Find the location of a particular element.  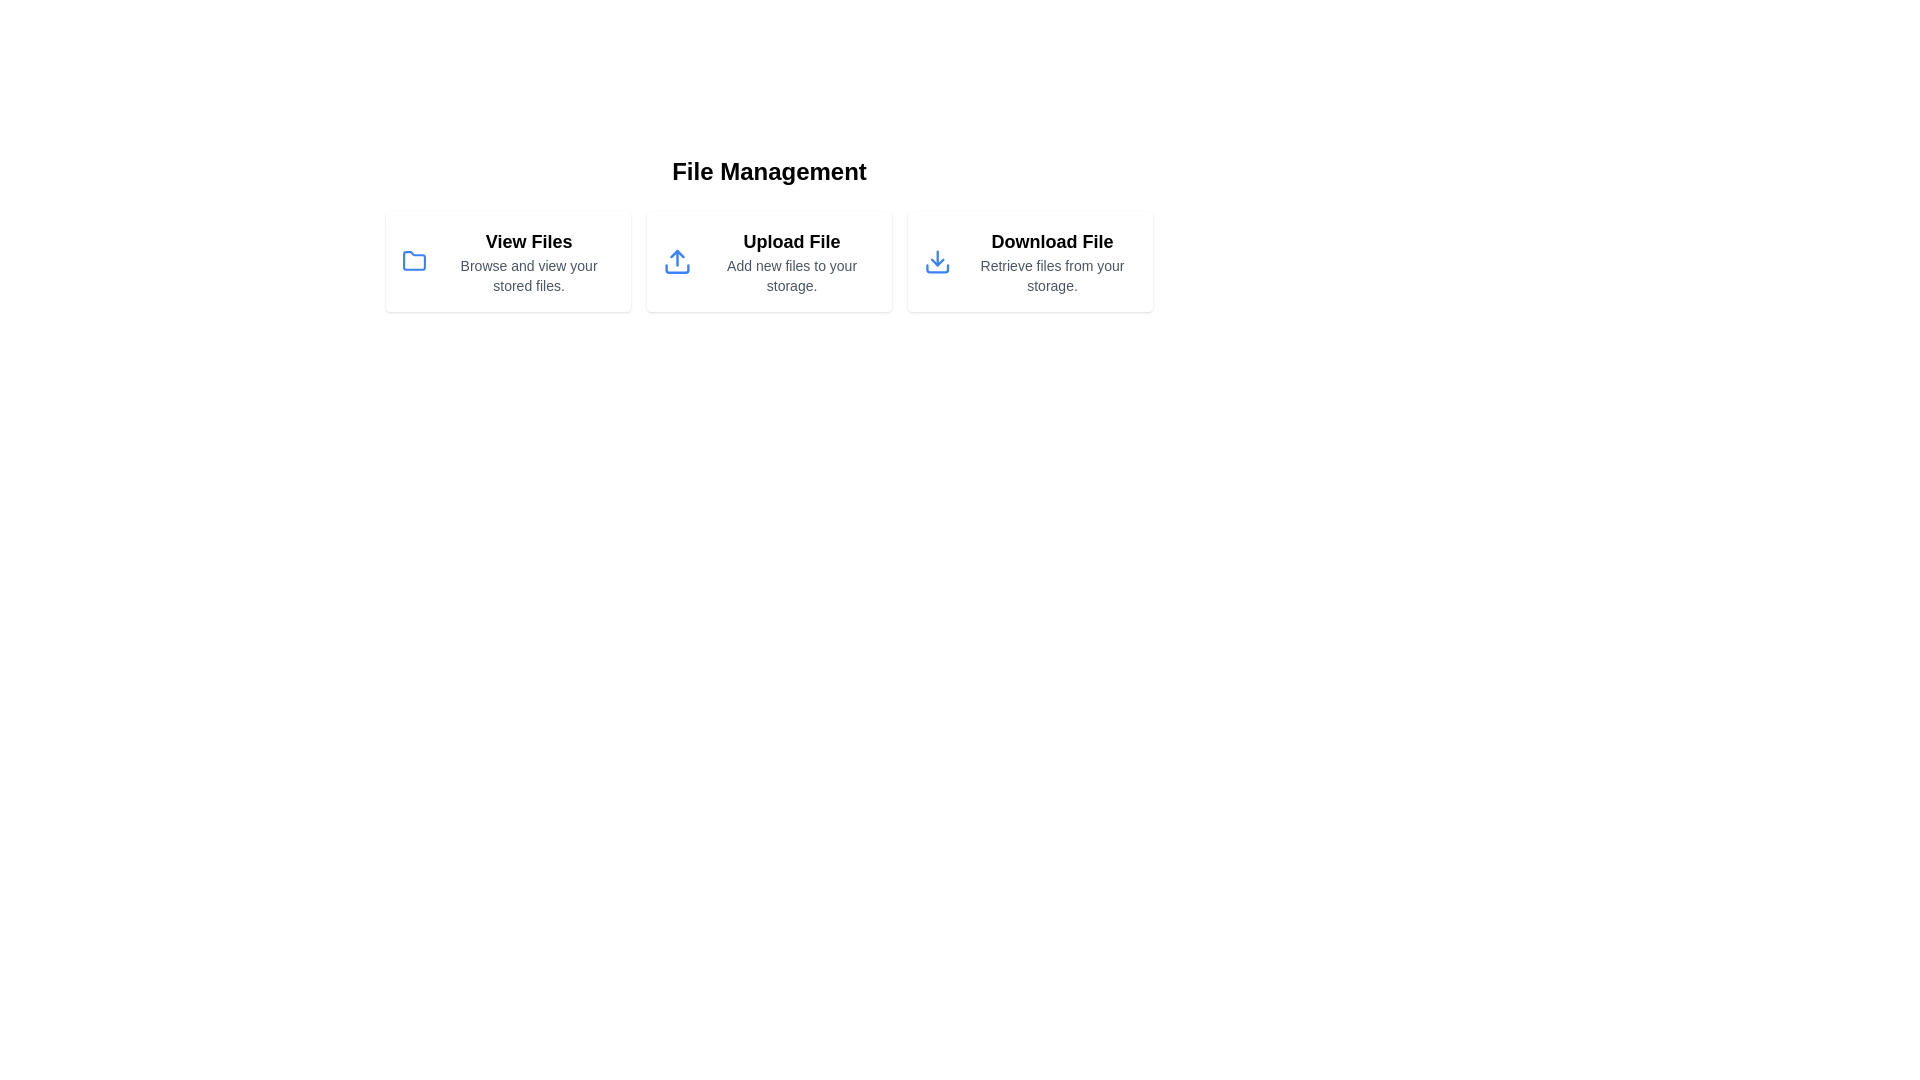

the 'Upload File' button, which features a blue upload icon and bold text is located at coordinates (768, 261).